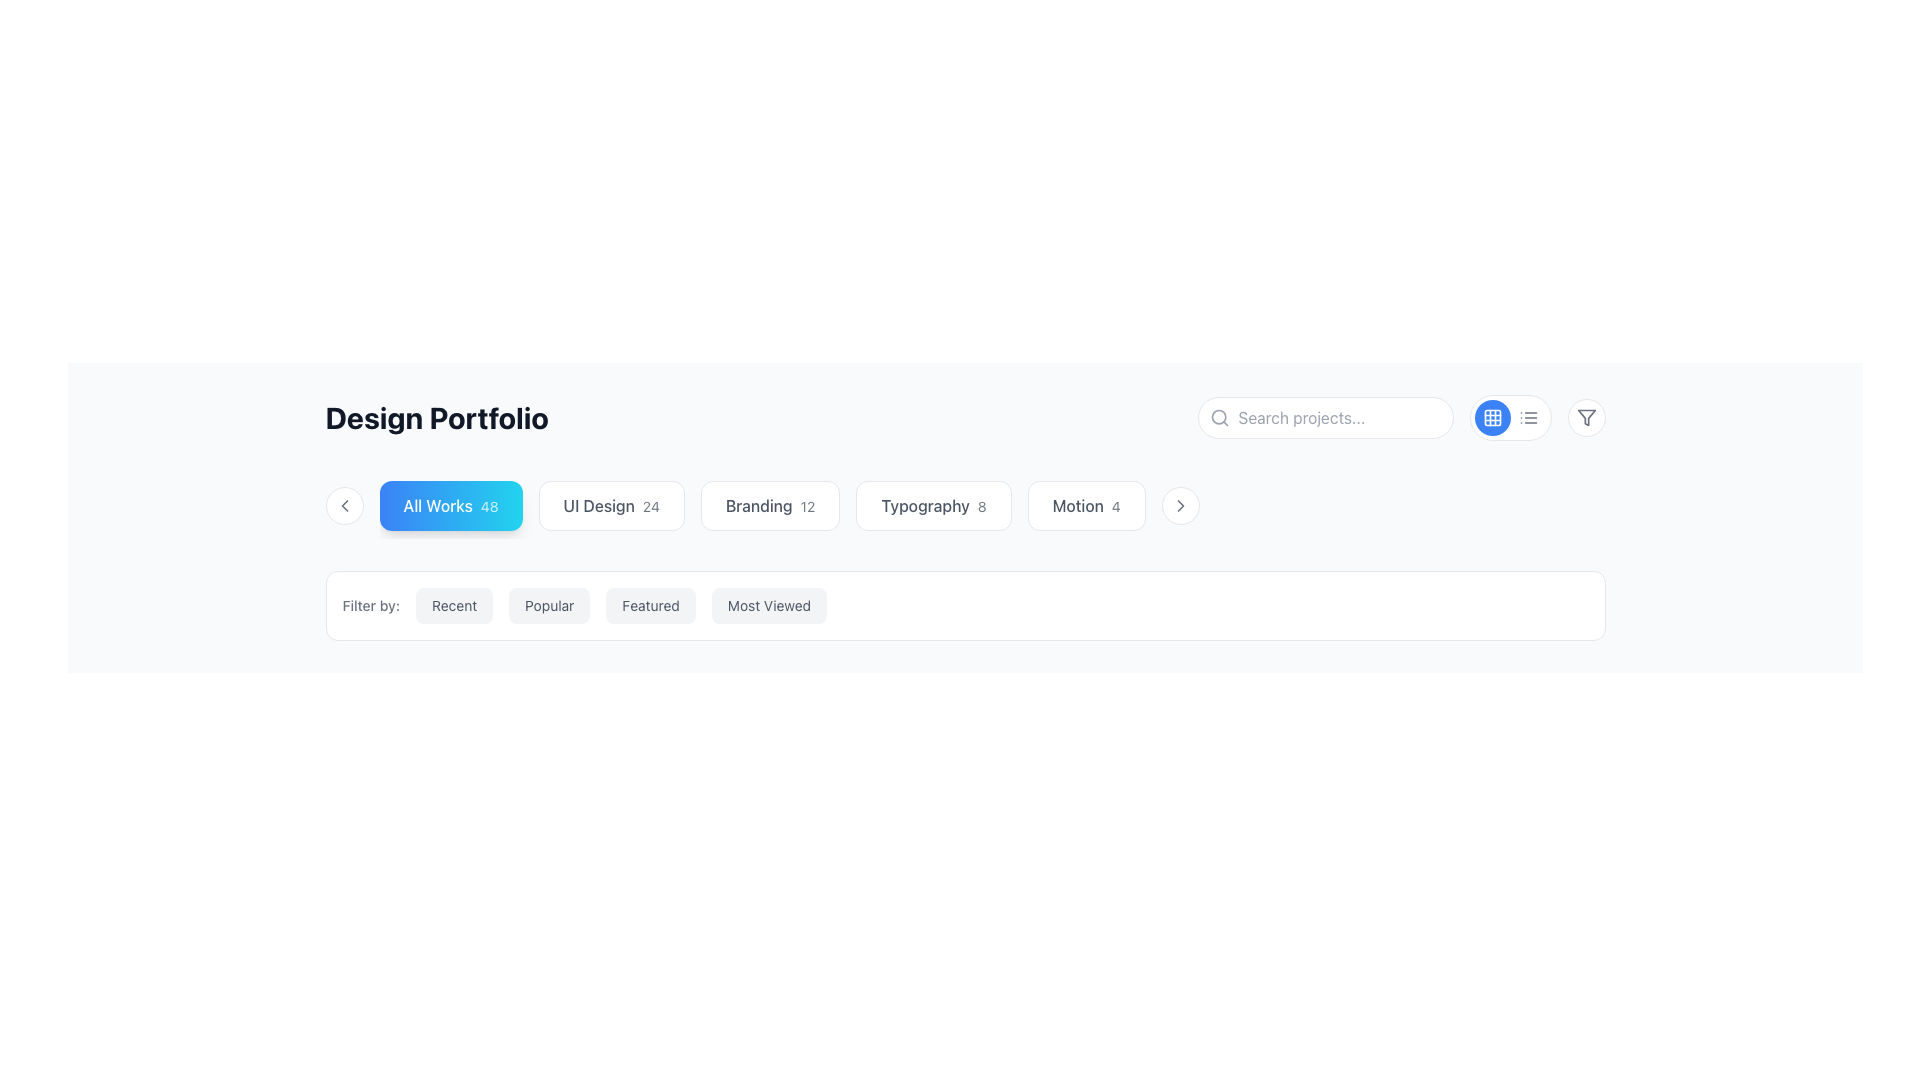 This screenshot has width=1920, height=1080. I want to click on the filter activation icon button located in the top-right corner of the interface, so click(1585, 416).